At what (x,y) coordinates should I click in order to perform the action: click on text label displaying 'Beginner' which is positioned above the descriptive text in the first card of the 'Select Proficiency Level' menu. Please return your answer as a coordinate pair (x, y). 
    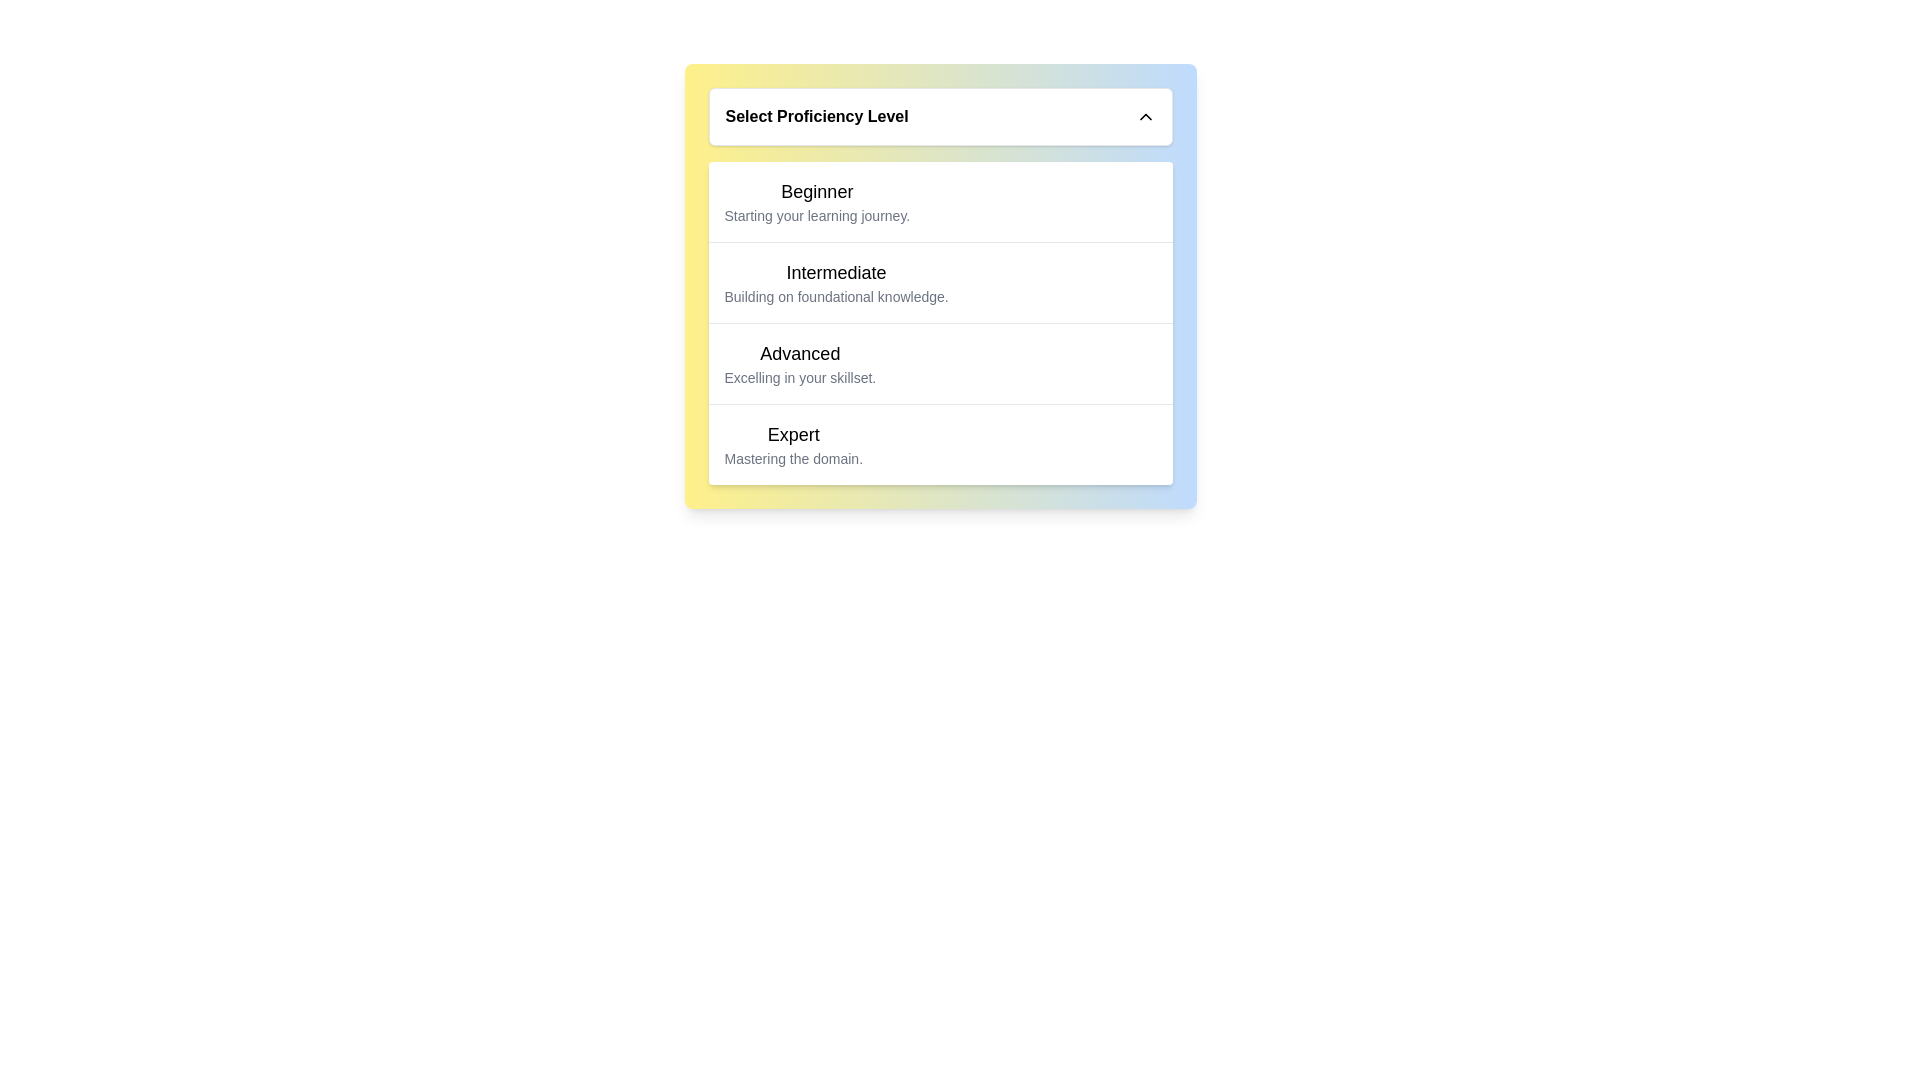
    Looking at the image, I should click on (817, 192).